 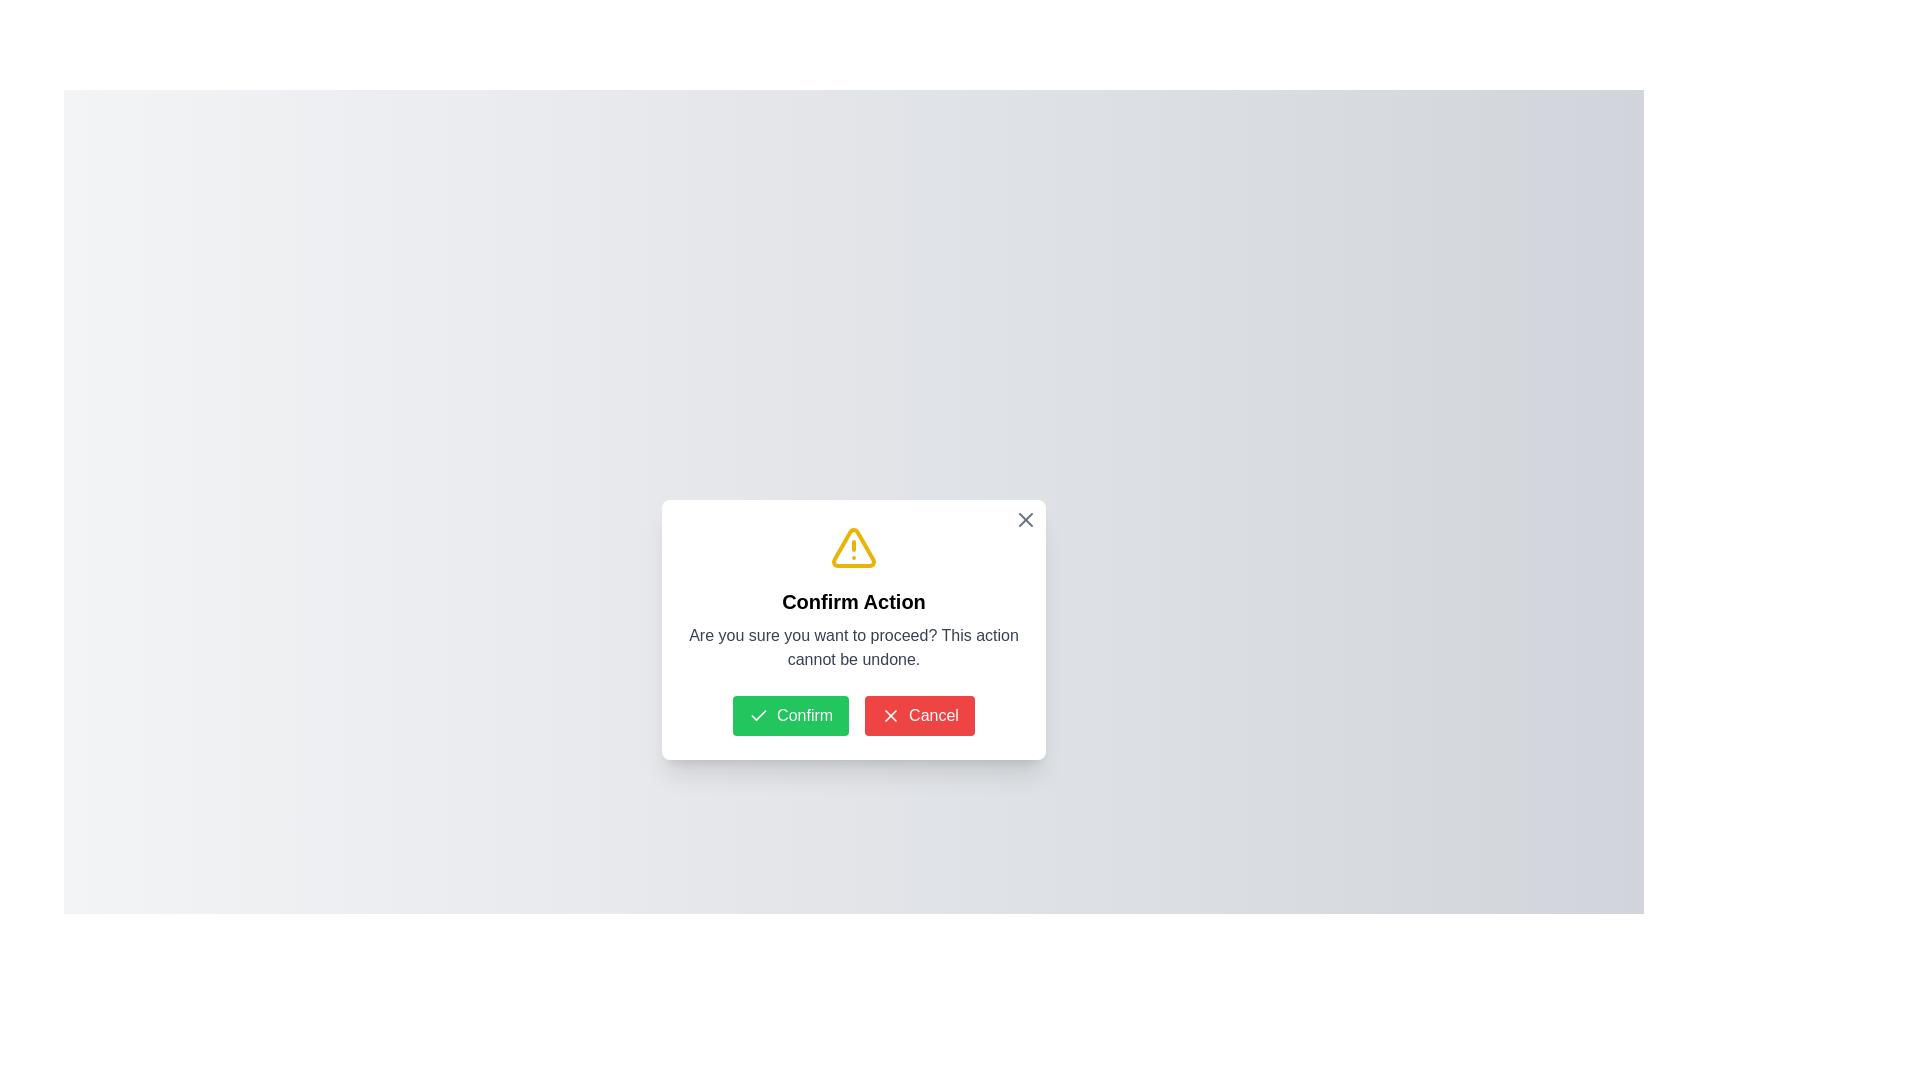 What do you see at coordinates (854, 648) in the screenshot?
I see `cautionary message displayed in the second text block of the modal dialog box, located below the 'Confirm Action' heading` at bounding box center [854, 648].